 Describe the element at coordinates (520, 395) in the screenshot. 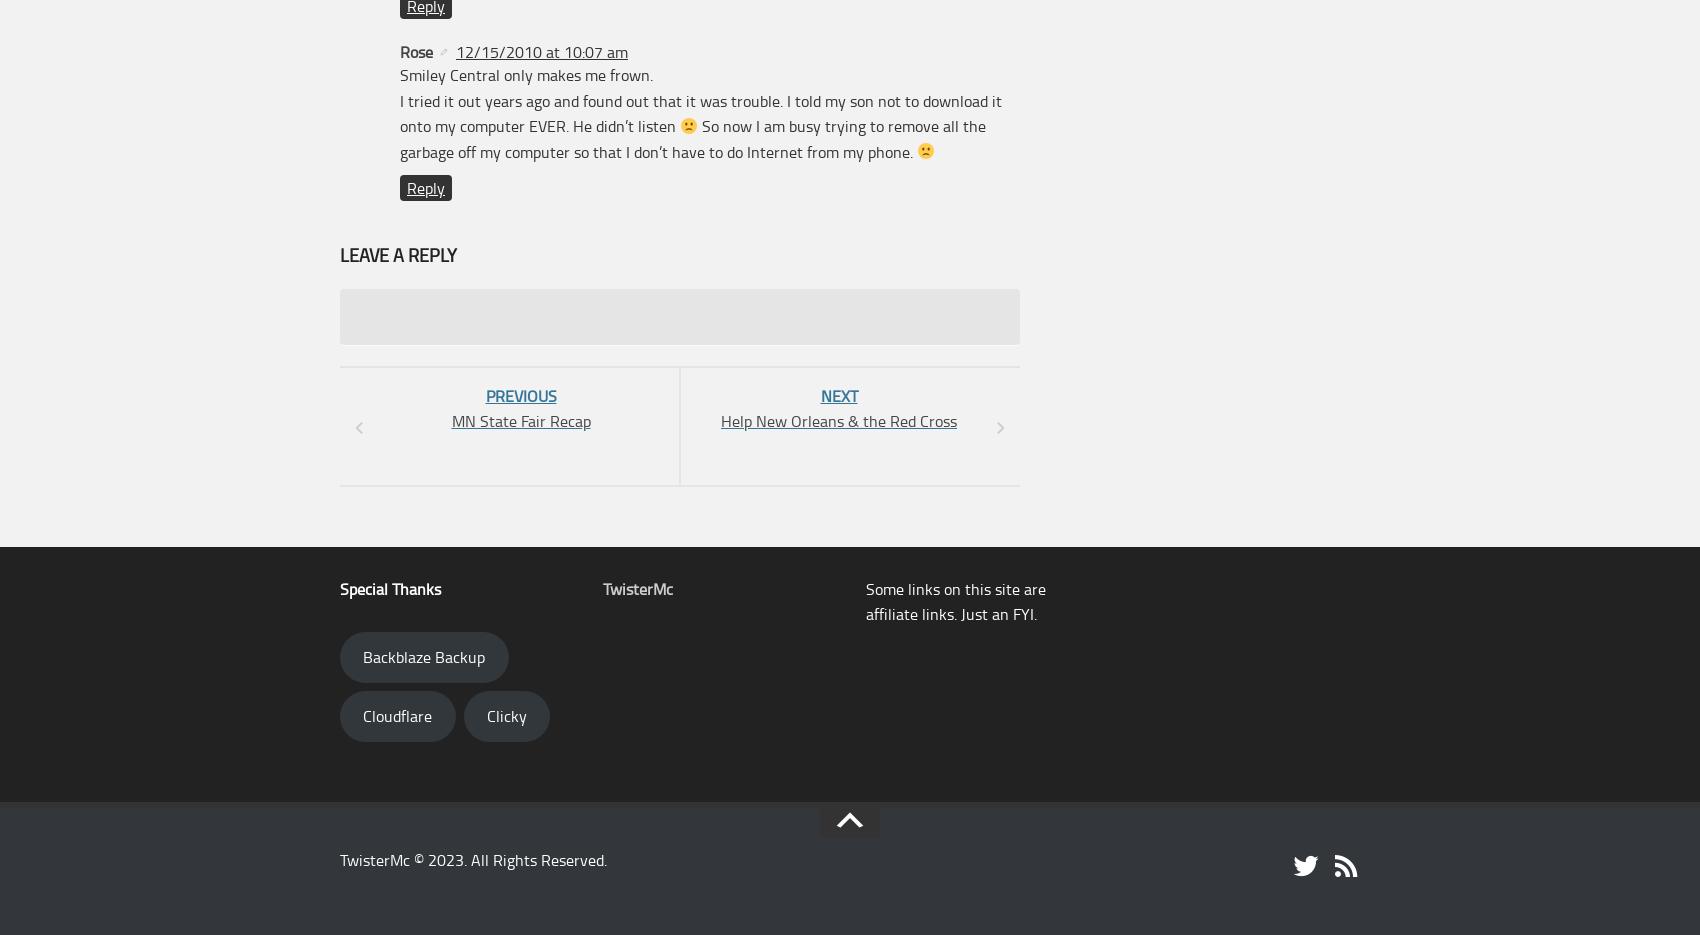

I see `'Previous'` at that location.